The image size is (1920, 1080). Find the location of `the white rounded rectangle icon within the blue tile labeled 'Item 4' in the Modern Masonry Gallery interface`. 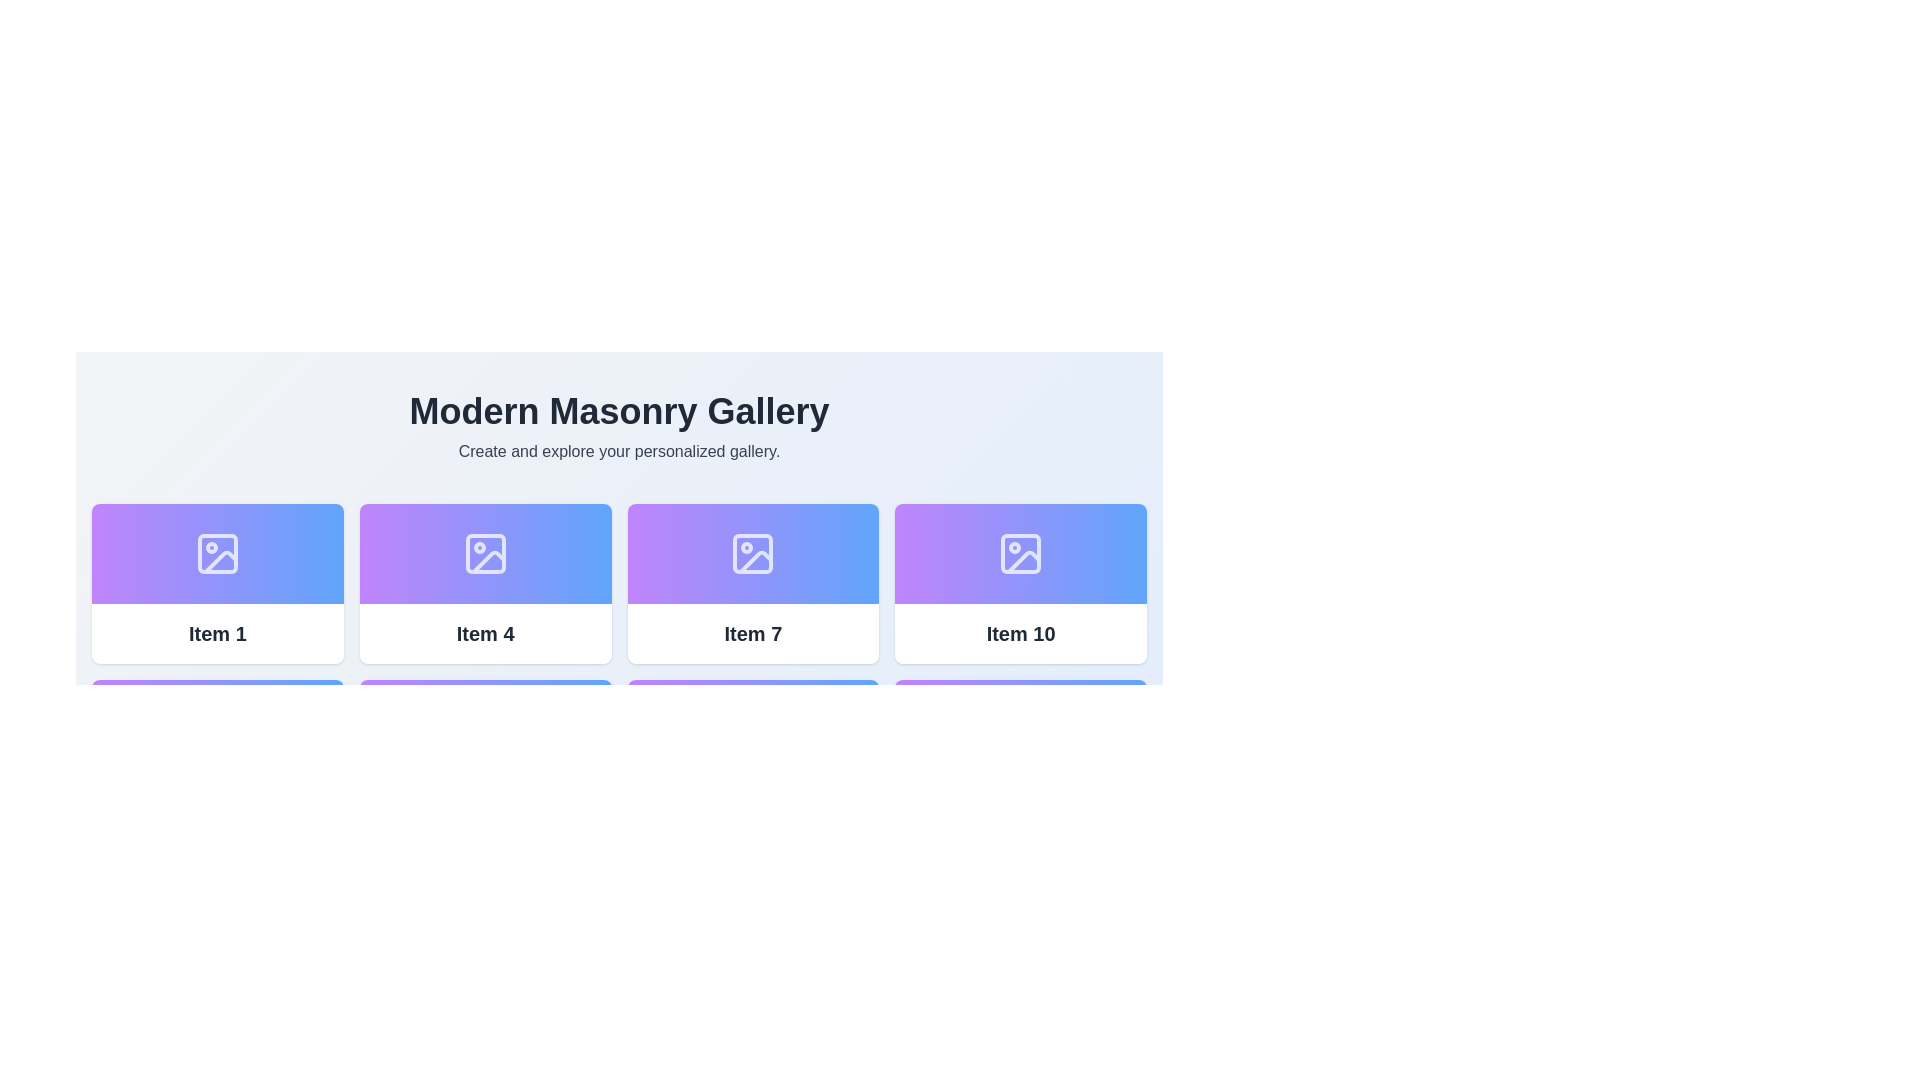

the white rounded rectangle icon within the blue tile labeled 'Item 4' in the Modern Masonry Gallery interface is located at coordinates (485, 554).